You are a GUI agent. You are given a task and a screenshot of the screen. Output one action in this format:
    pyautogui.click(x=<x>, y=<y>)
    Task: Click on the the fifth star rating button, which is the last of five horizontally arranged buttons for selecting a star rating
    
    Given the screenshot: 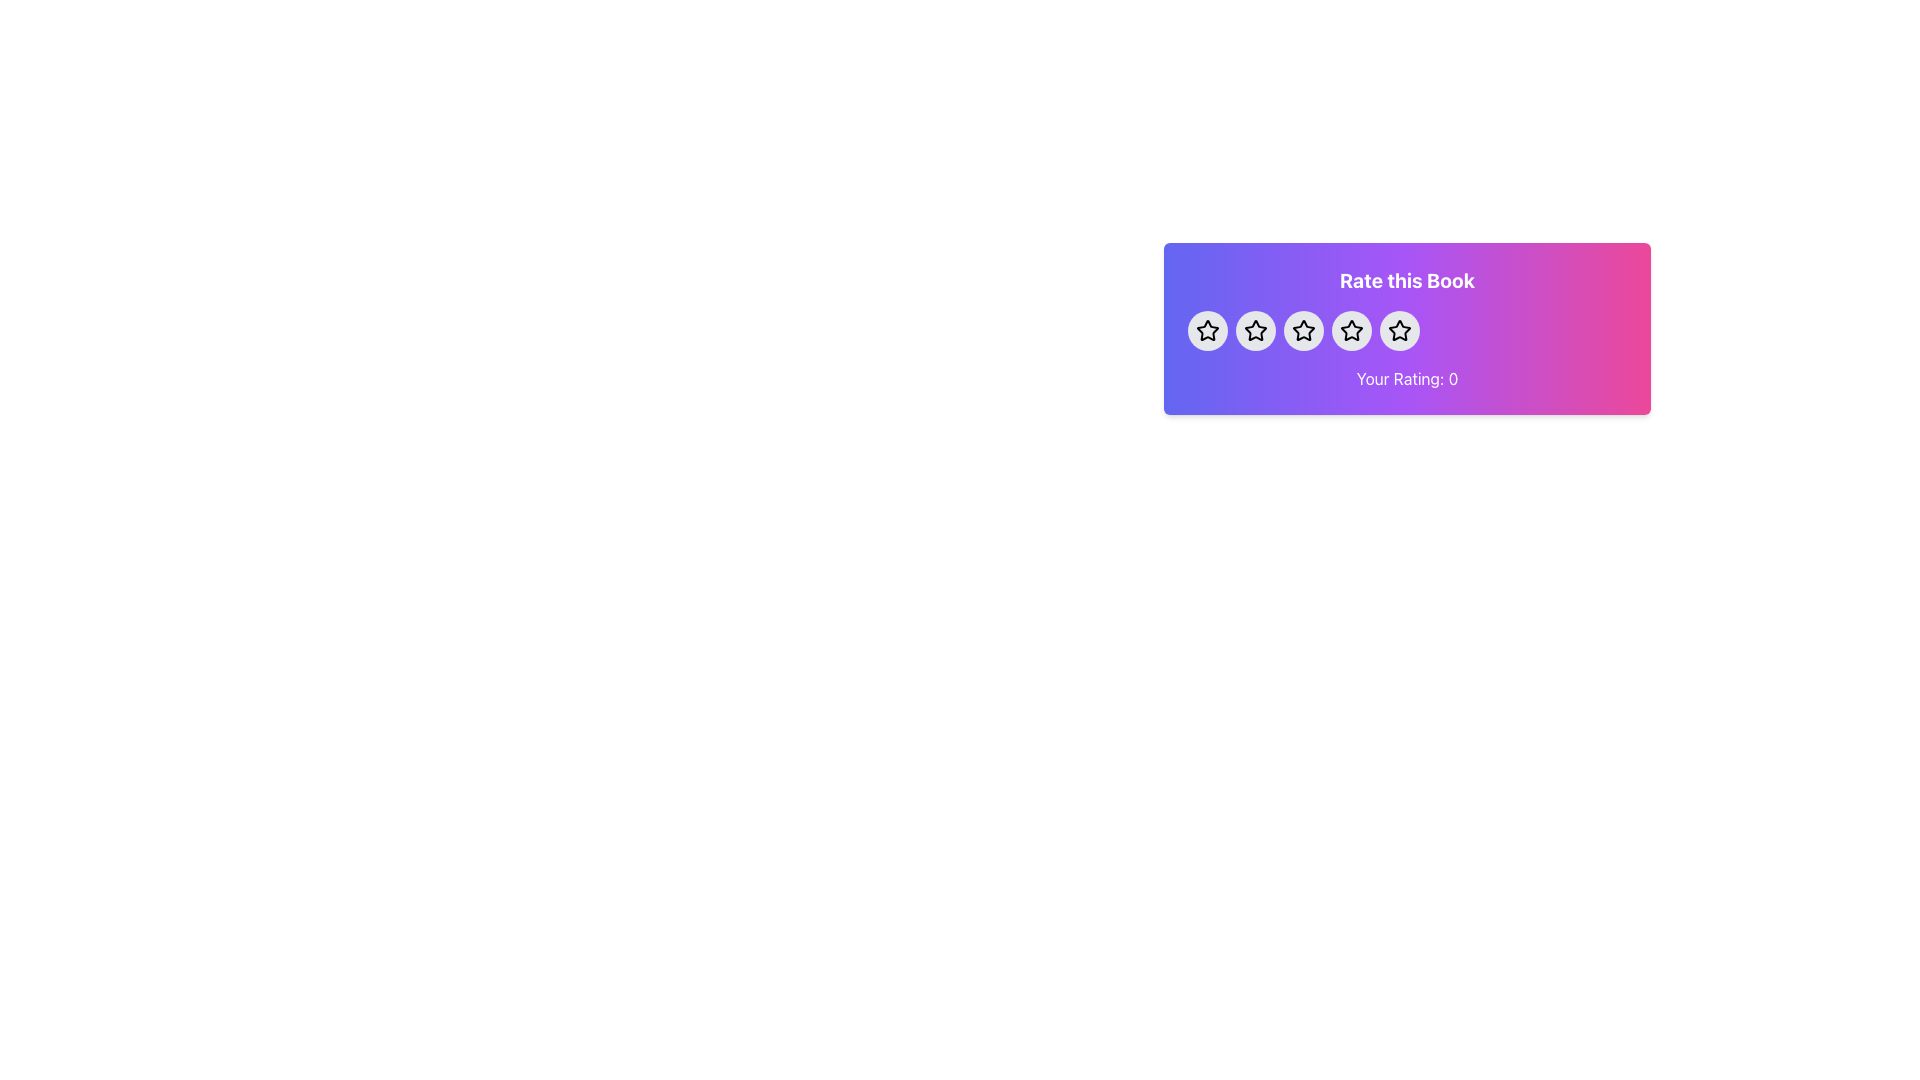 What is the action you would take?
    pyautogui.click(x=1399, y=330)
    